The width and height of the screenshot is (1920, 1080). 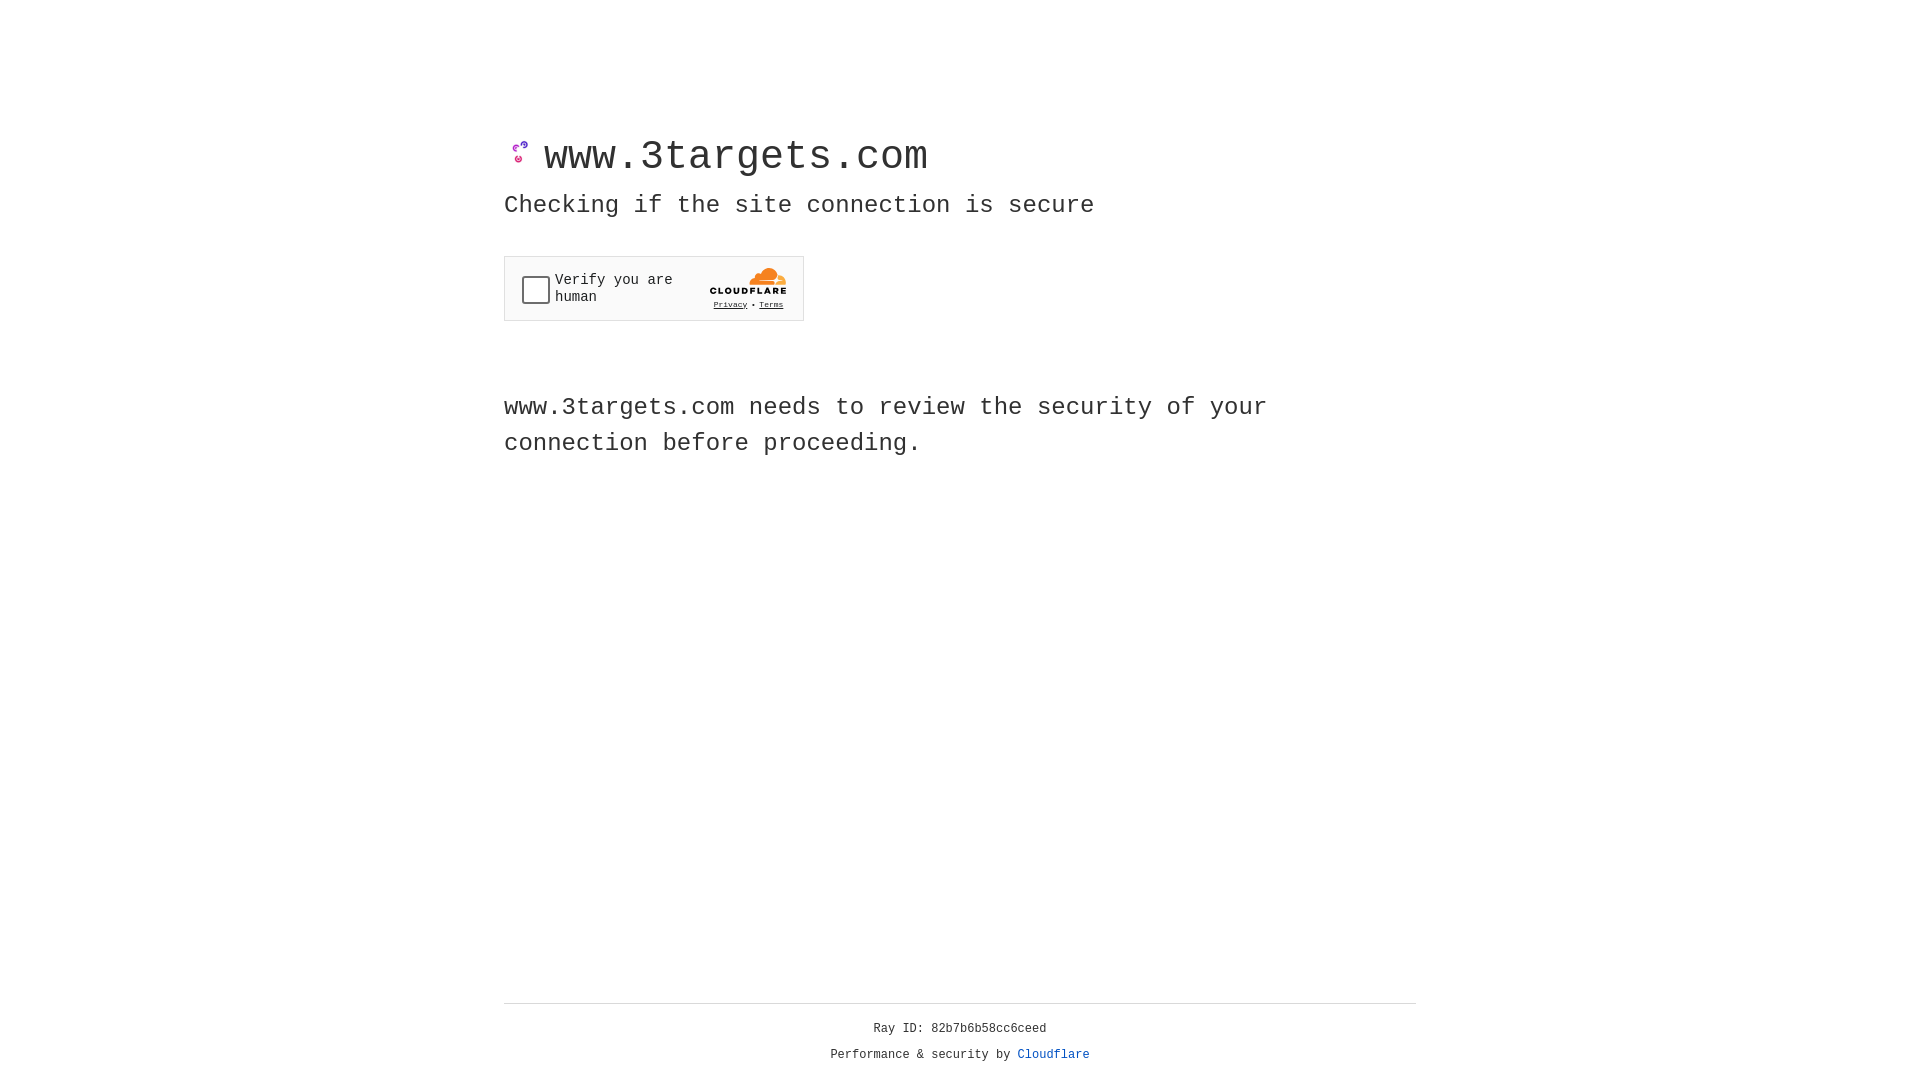 What do you see at coordinates (1053, 1054) in the screenshot?
I see `'Cloudflare'` at bounding box center [1053, 1054].